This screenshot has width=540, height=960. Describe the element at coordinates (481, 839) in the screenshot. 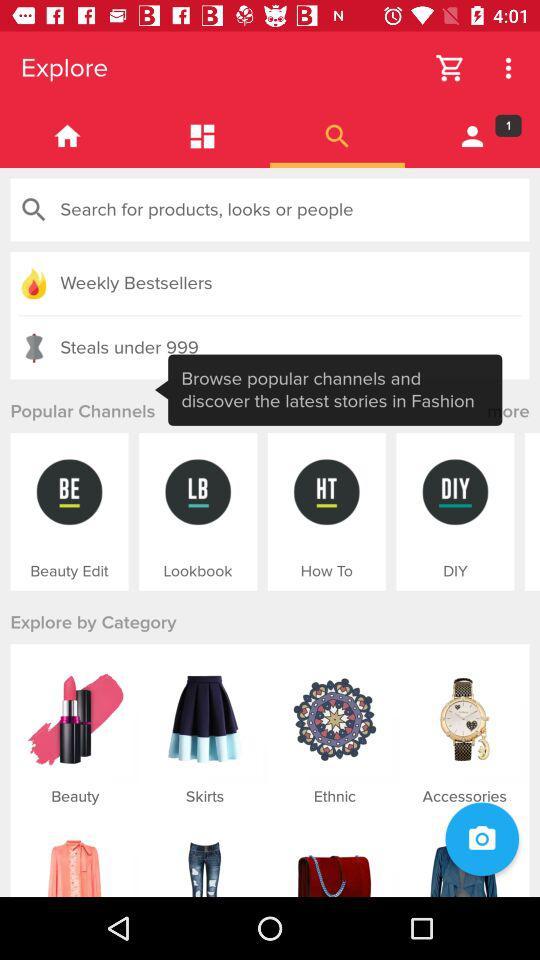

I see `the photo icon` at that location.